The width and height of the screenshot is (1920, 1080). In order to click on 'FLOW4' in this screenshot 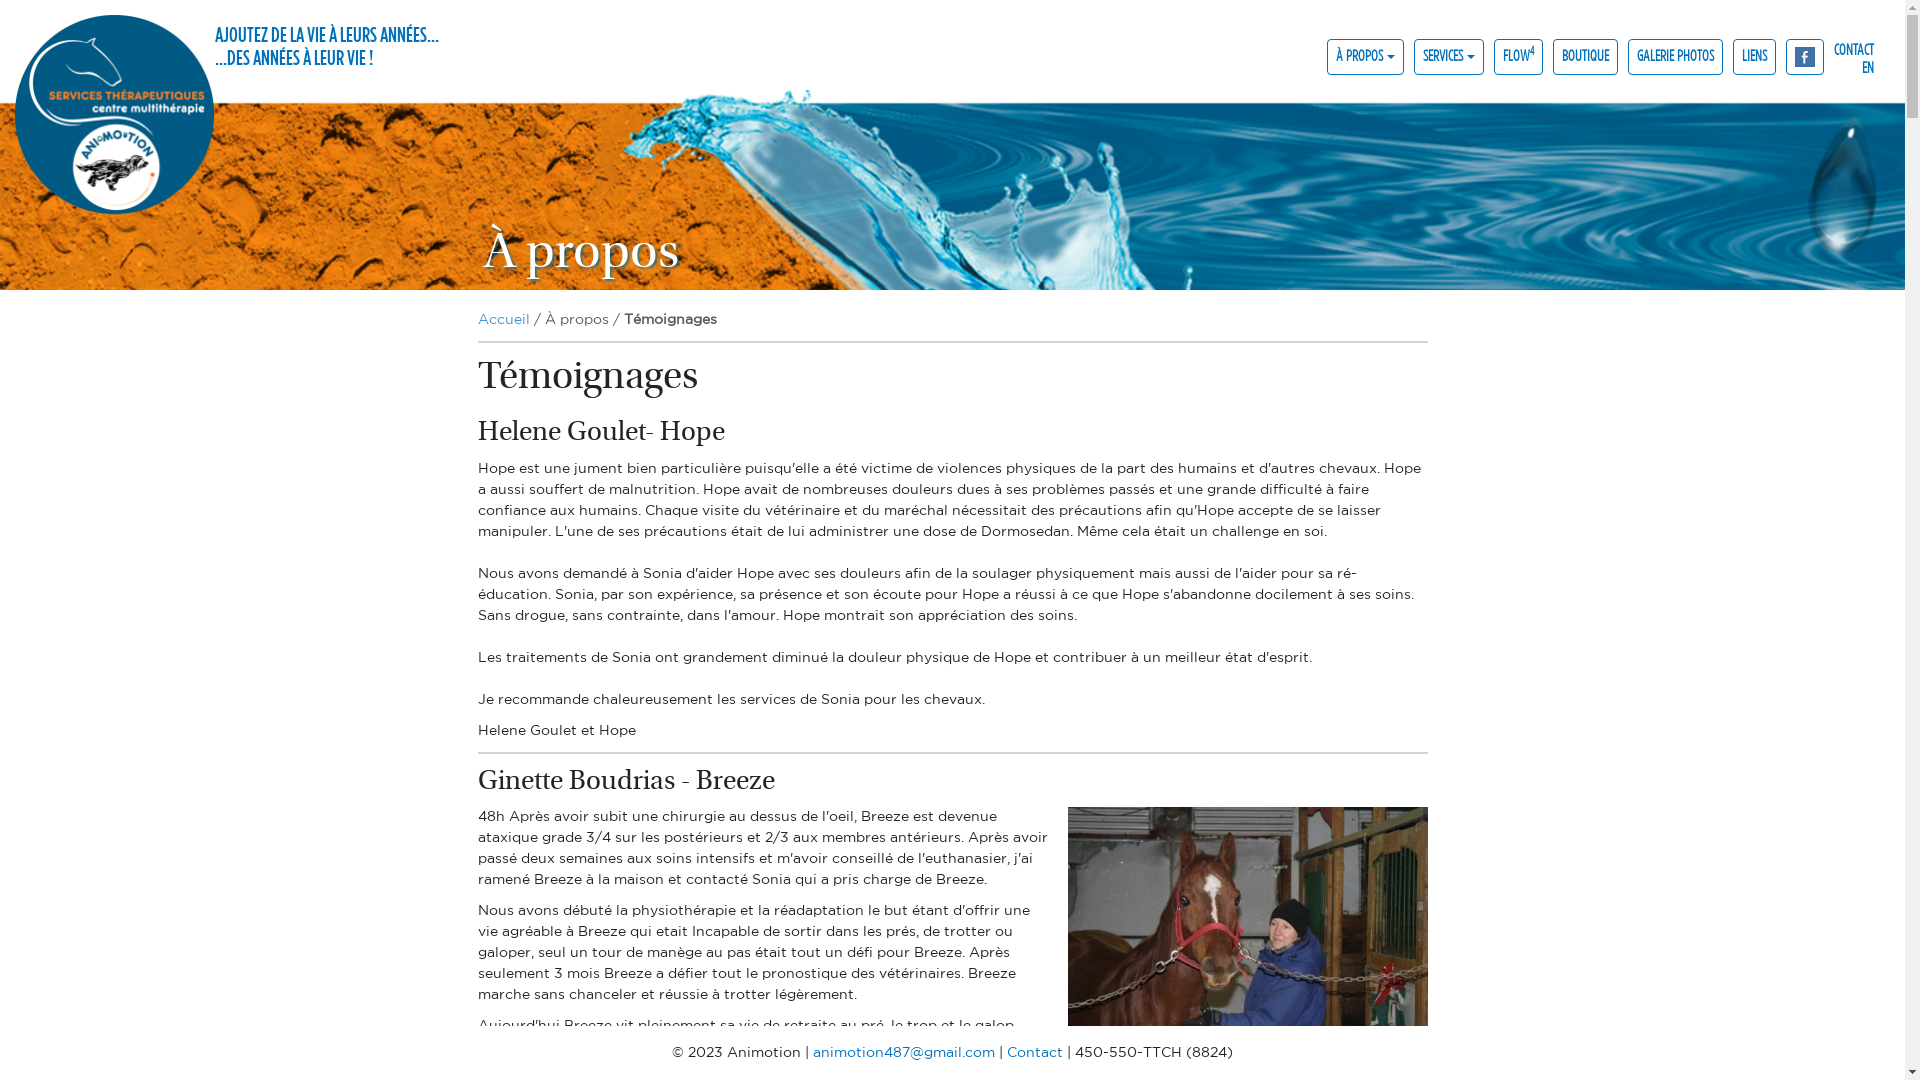, I will do `click(1518, 55)`.